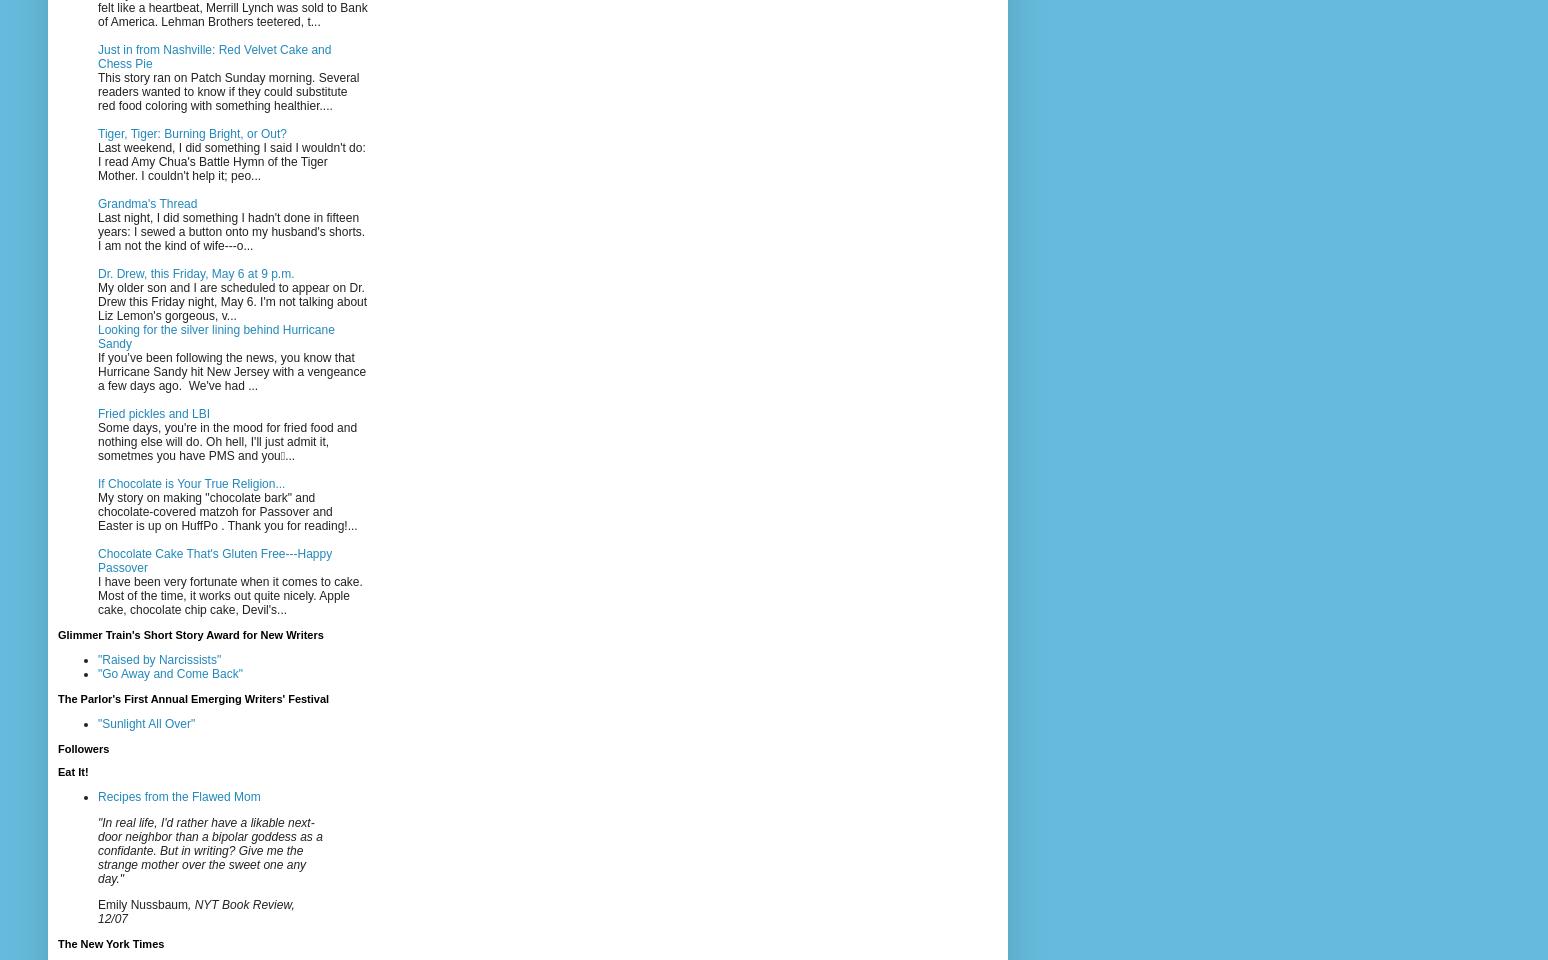 The image size is (1548, 960). I want to click on 'Chocolate Cake That's Gluten Free---Happy Passover', so click(214, 559).